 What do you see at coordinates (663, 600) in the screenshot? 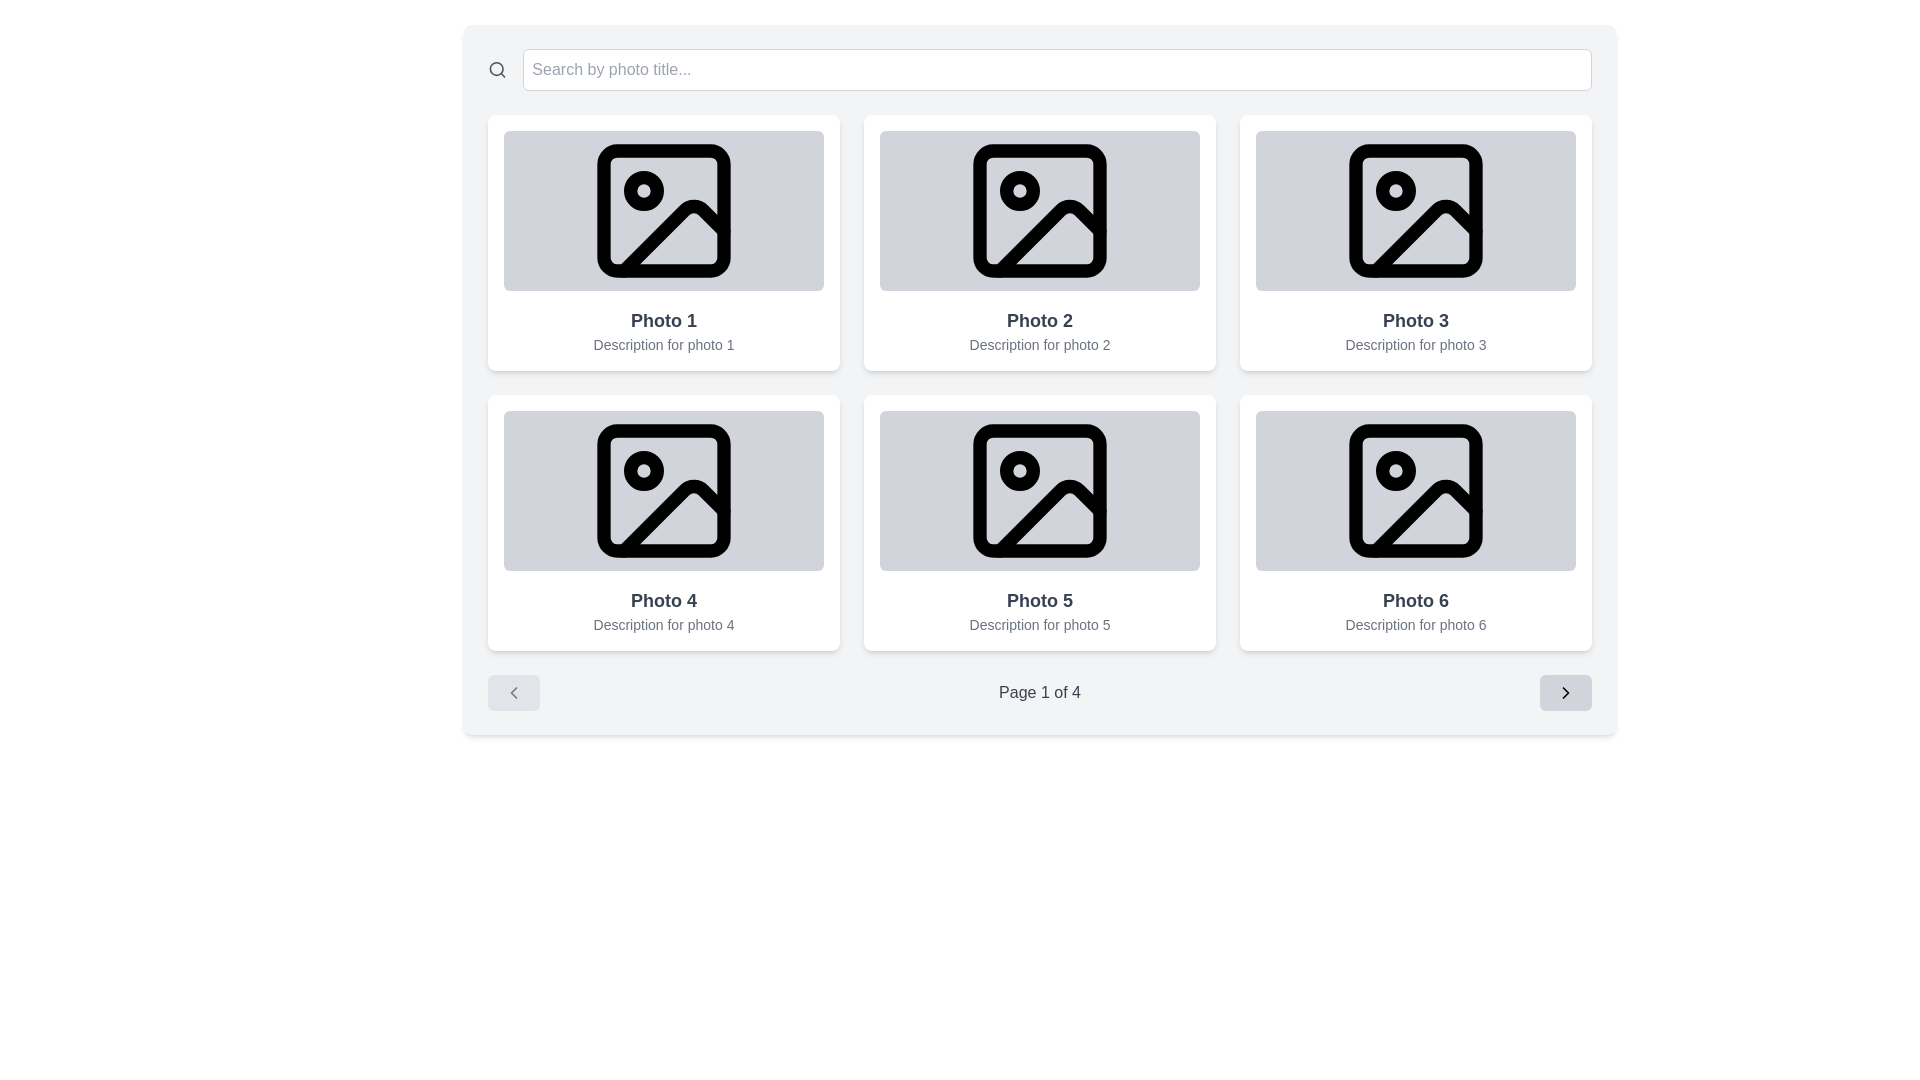
I see `the text label displaying 'Photo 4', which is styled as a title in a bold font and is located in the leftmost card of the second row` at bounding box center [663, 600].